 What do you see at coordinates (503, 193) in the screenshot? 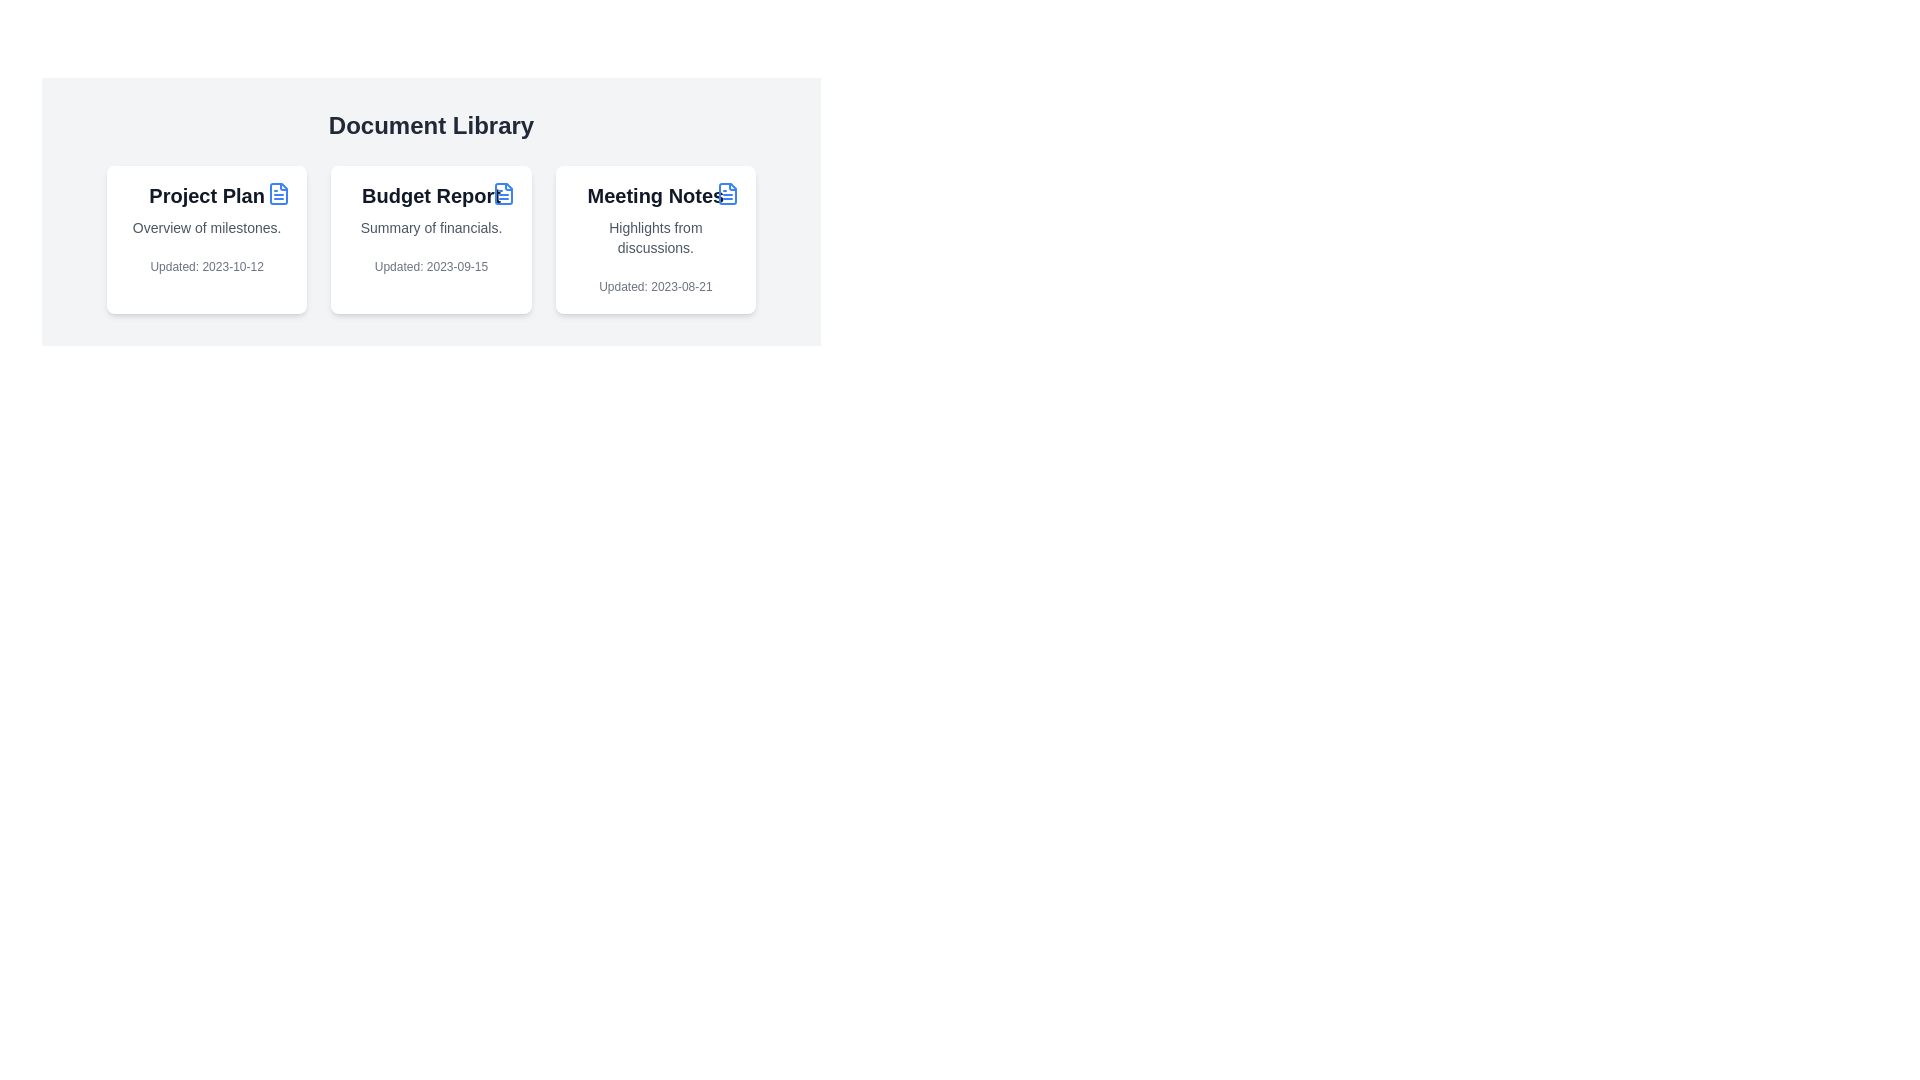
I see `the schematic file icon which is part of the icon group next to the 'Budget Report' title in the Document Library layout` at bounding box center [503, 193].